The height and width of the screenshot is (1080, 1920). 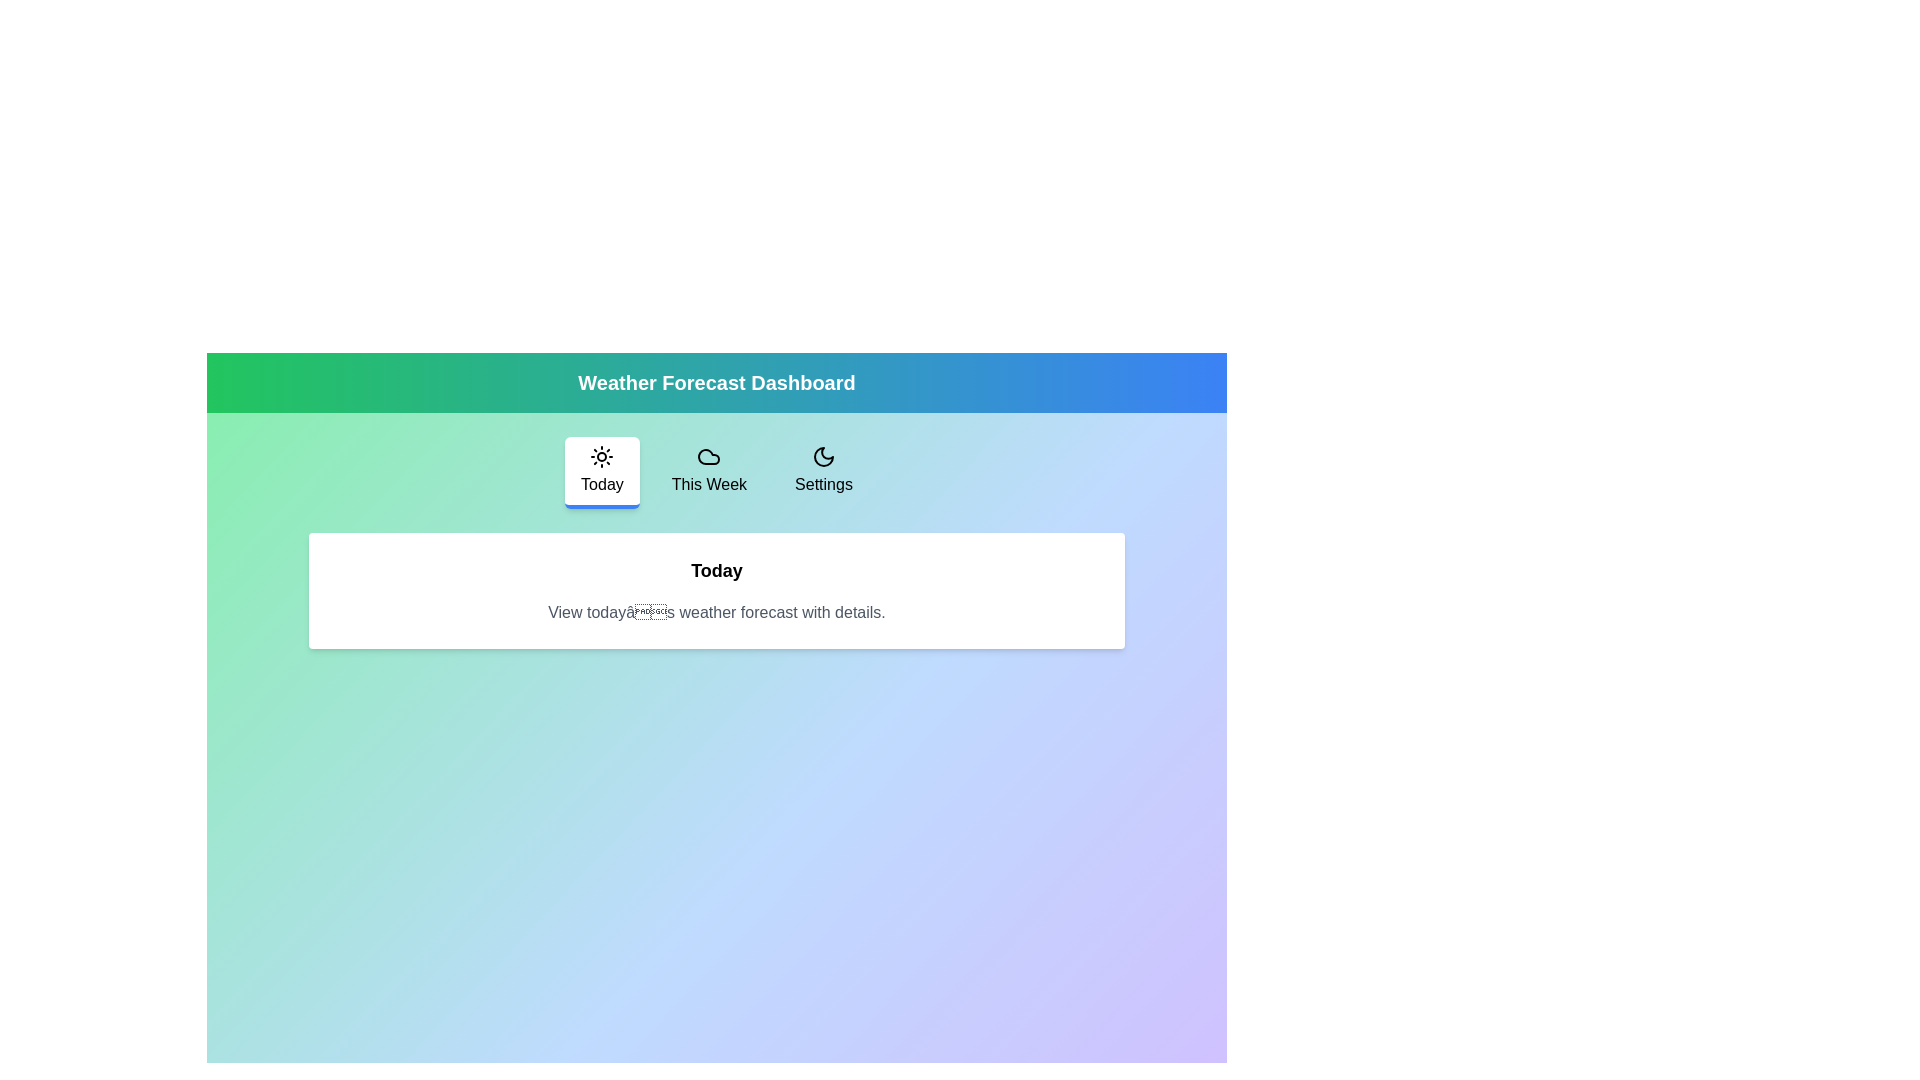 I want to click on the tab labeled This Week to navigate to it, so click(x=709, y=473).